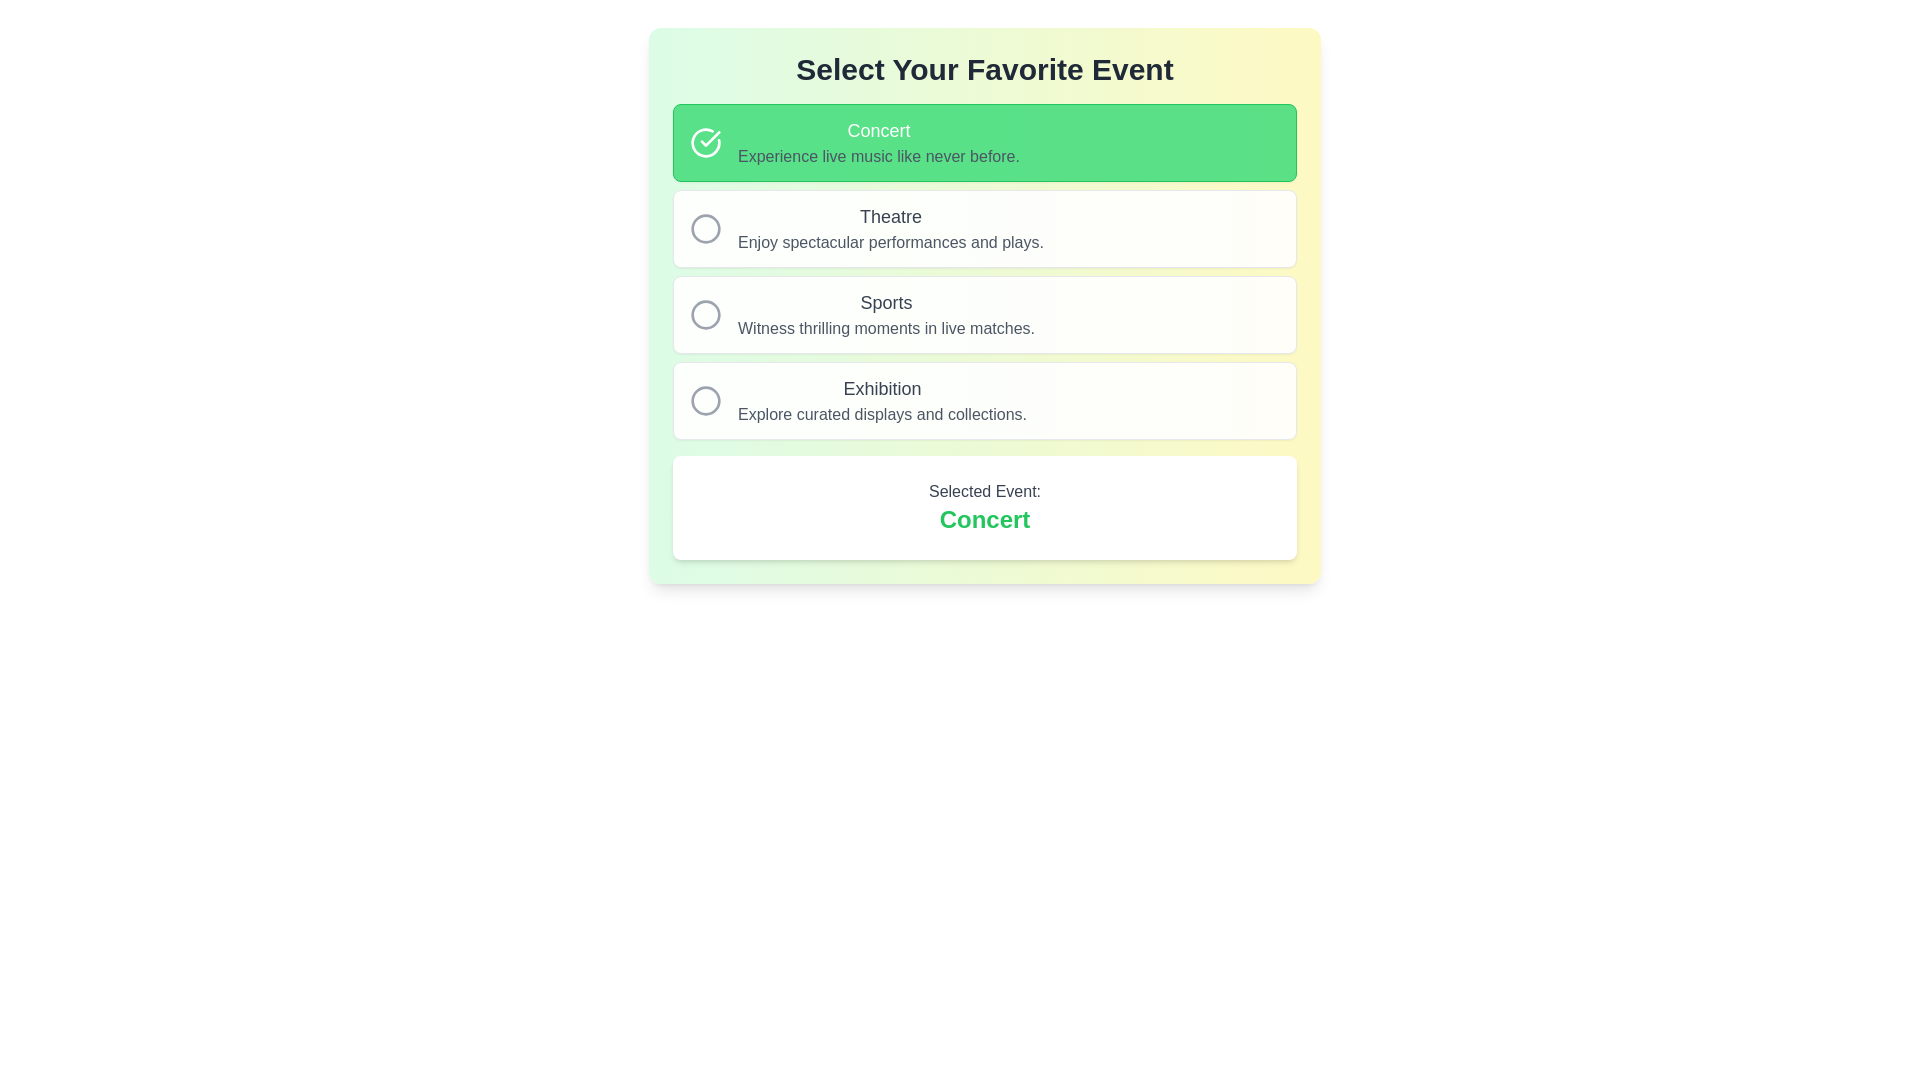 This screenshot has height=1080, width=1920. I want to click on the 'Theatre' button, which is the second option in the list of events under 'Select Your Favorite Event', so click(984, 272).